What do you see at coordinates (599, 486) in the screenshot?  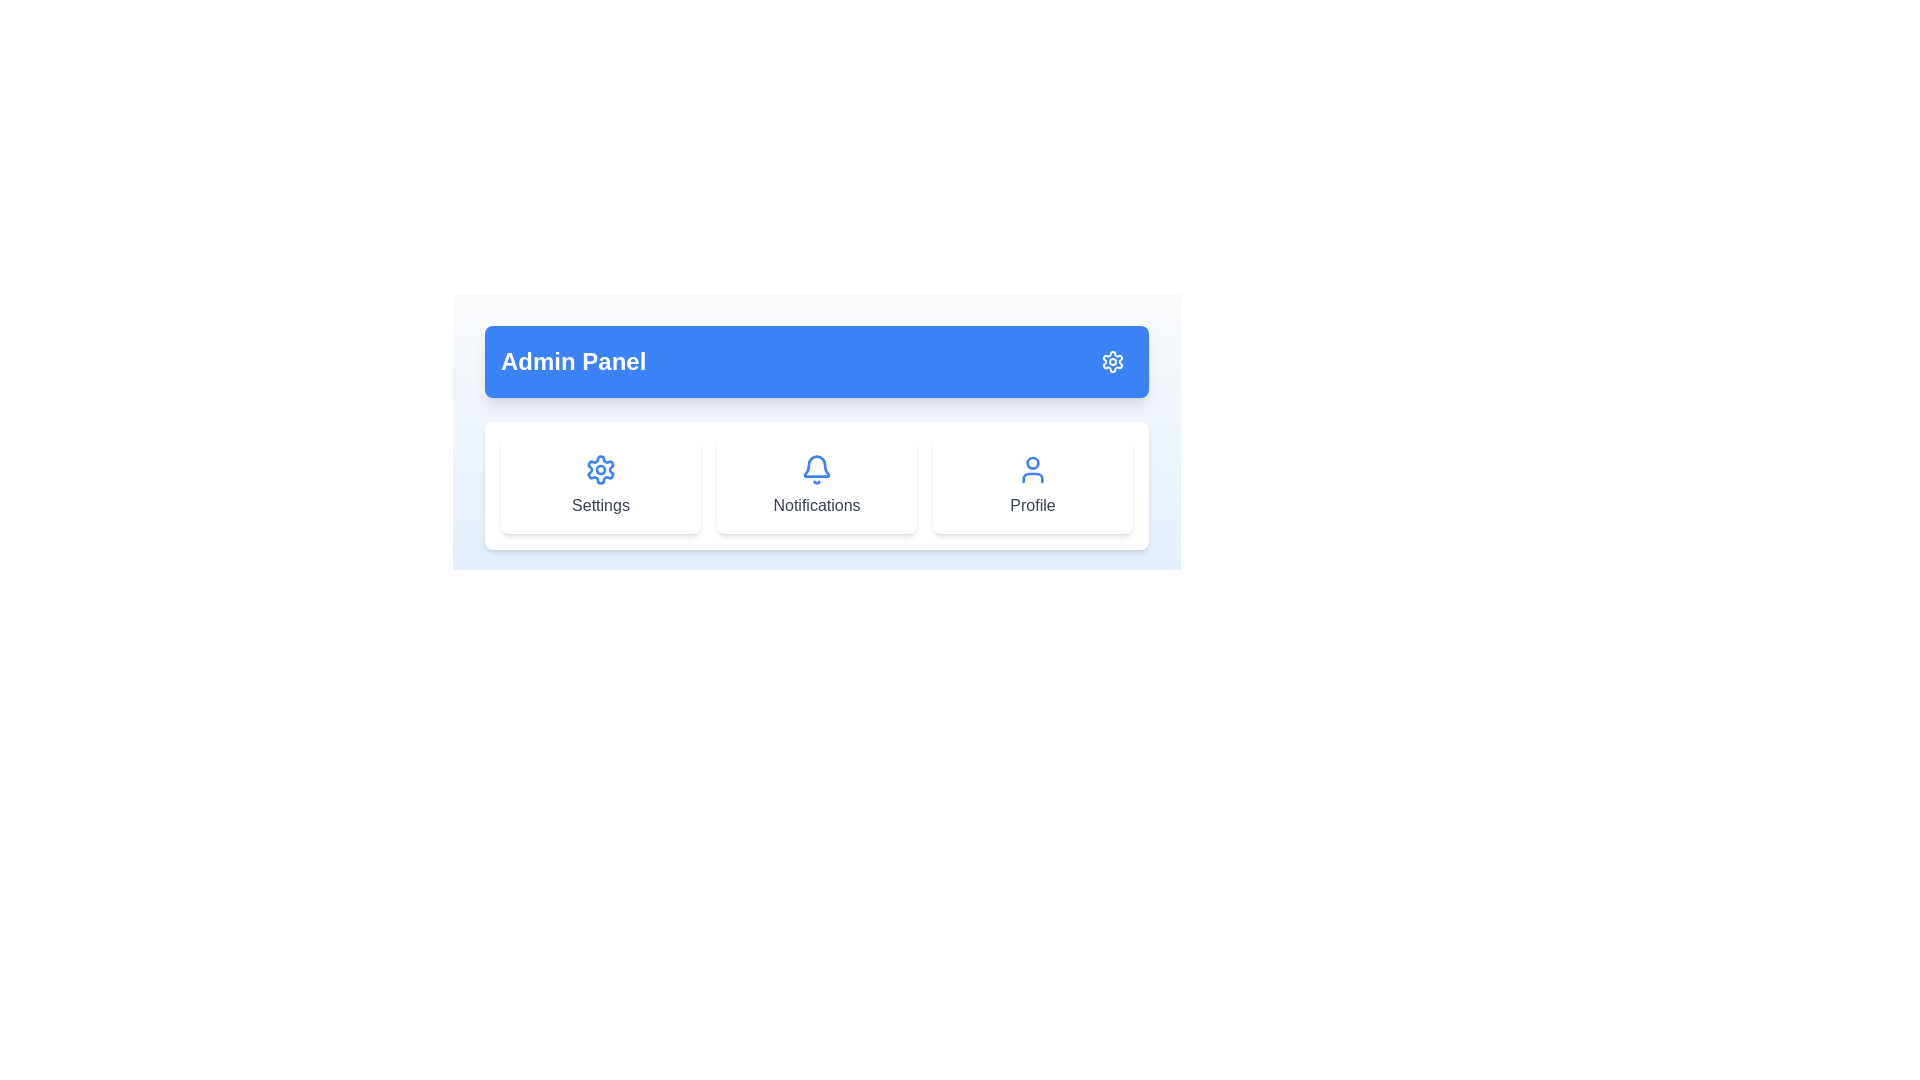 I see `the Settings card to select it` at bounding box center [599, 486].